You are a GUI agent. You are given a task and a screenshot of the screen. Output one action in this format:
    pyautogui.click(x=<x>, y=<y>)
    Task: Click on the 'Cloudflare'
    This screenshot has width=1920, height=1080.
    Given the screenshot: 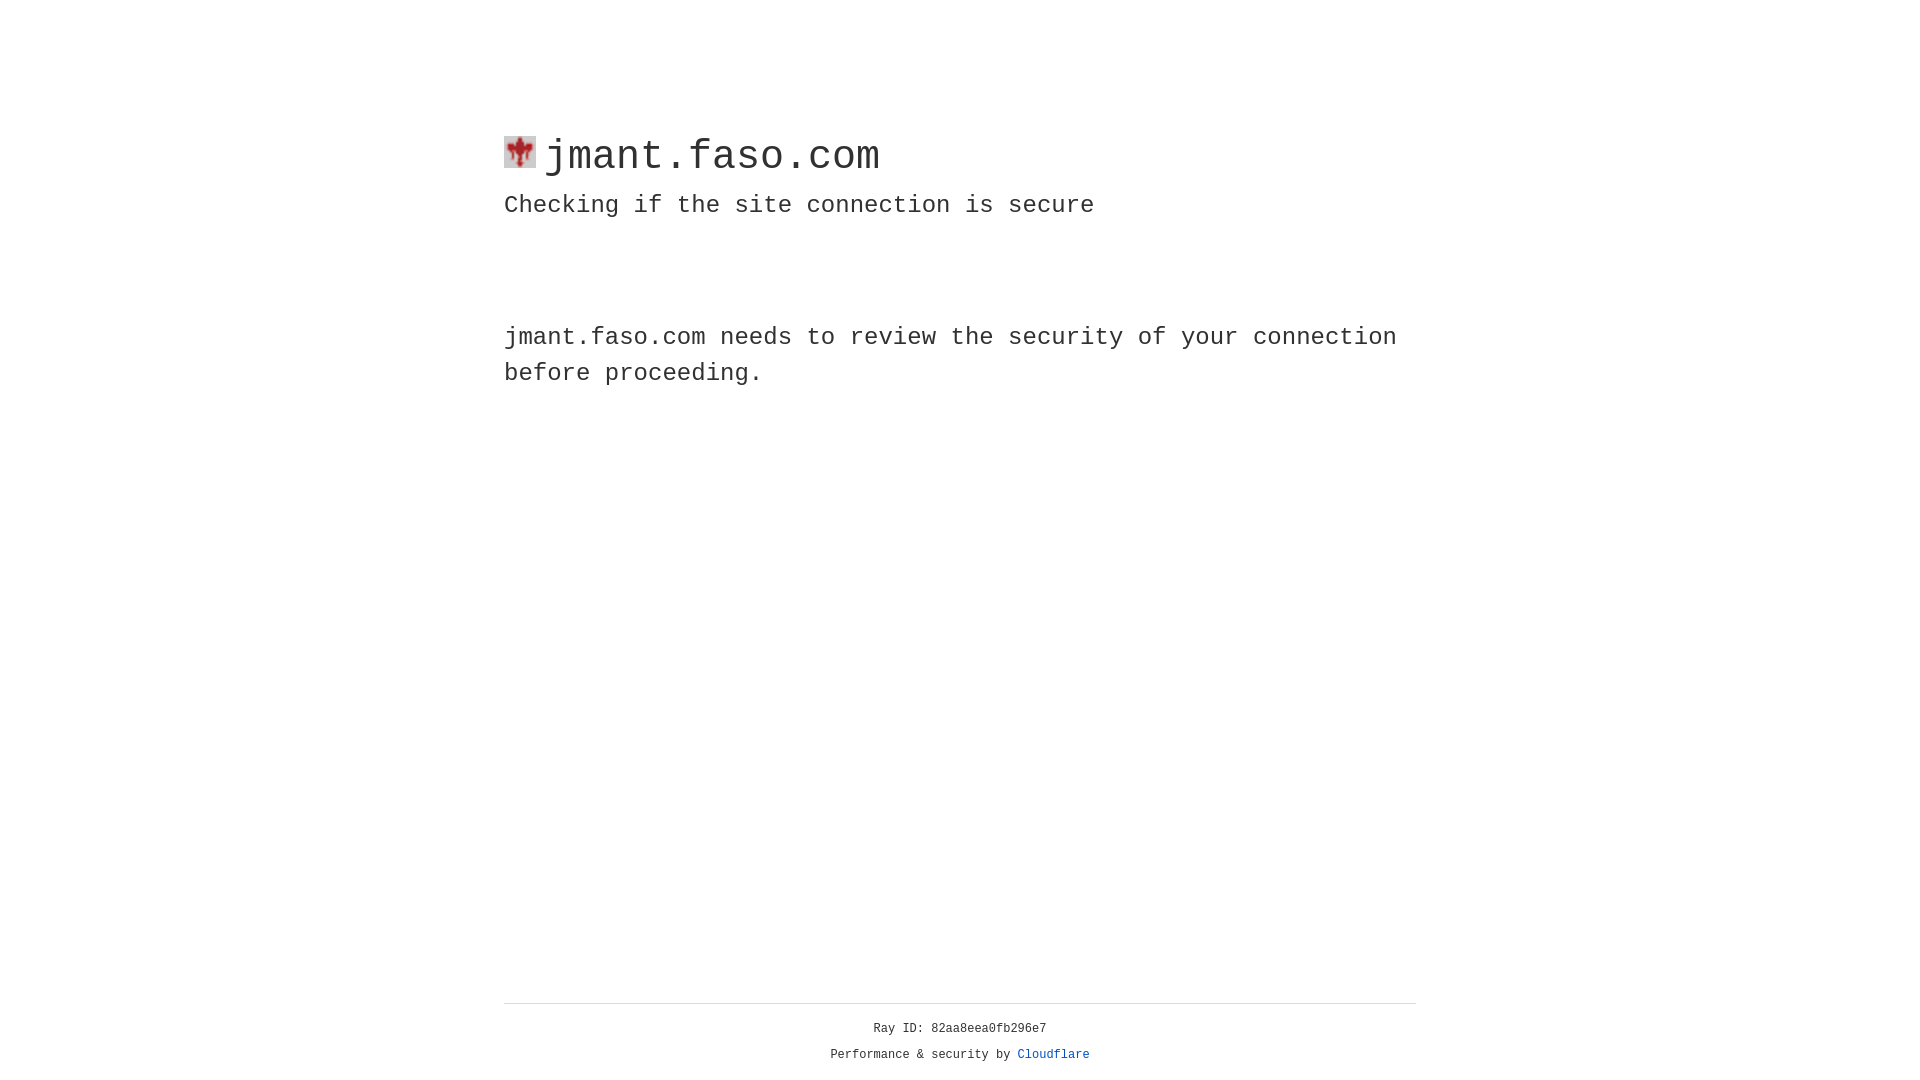 What is the action you would take?
    pyautogui.click(x=1053, y=1054)
    